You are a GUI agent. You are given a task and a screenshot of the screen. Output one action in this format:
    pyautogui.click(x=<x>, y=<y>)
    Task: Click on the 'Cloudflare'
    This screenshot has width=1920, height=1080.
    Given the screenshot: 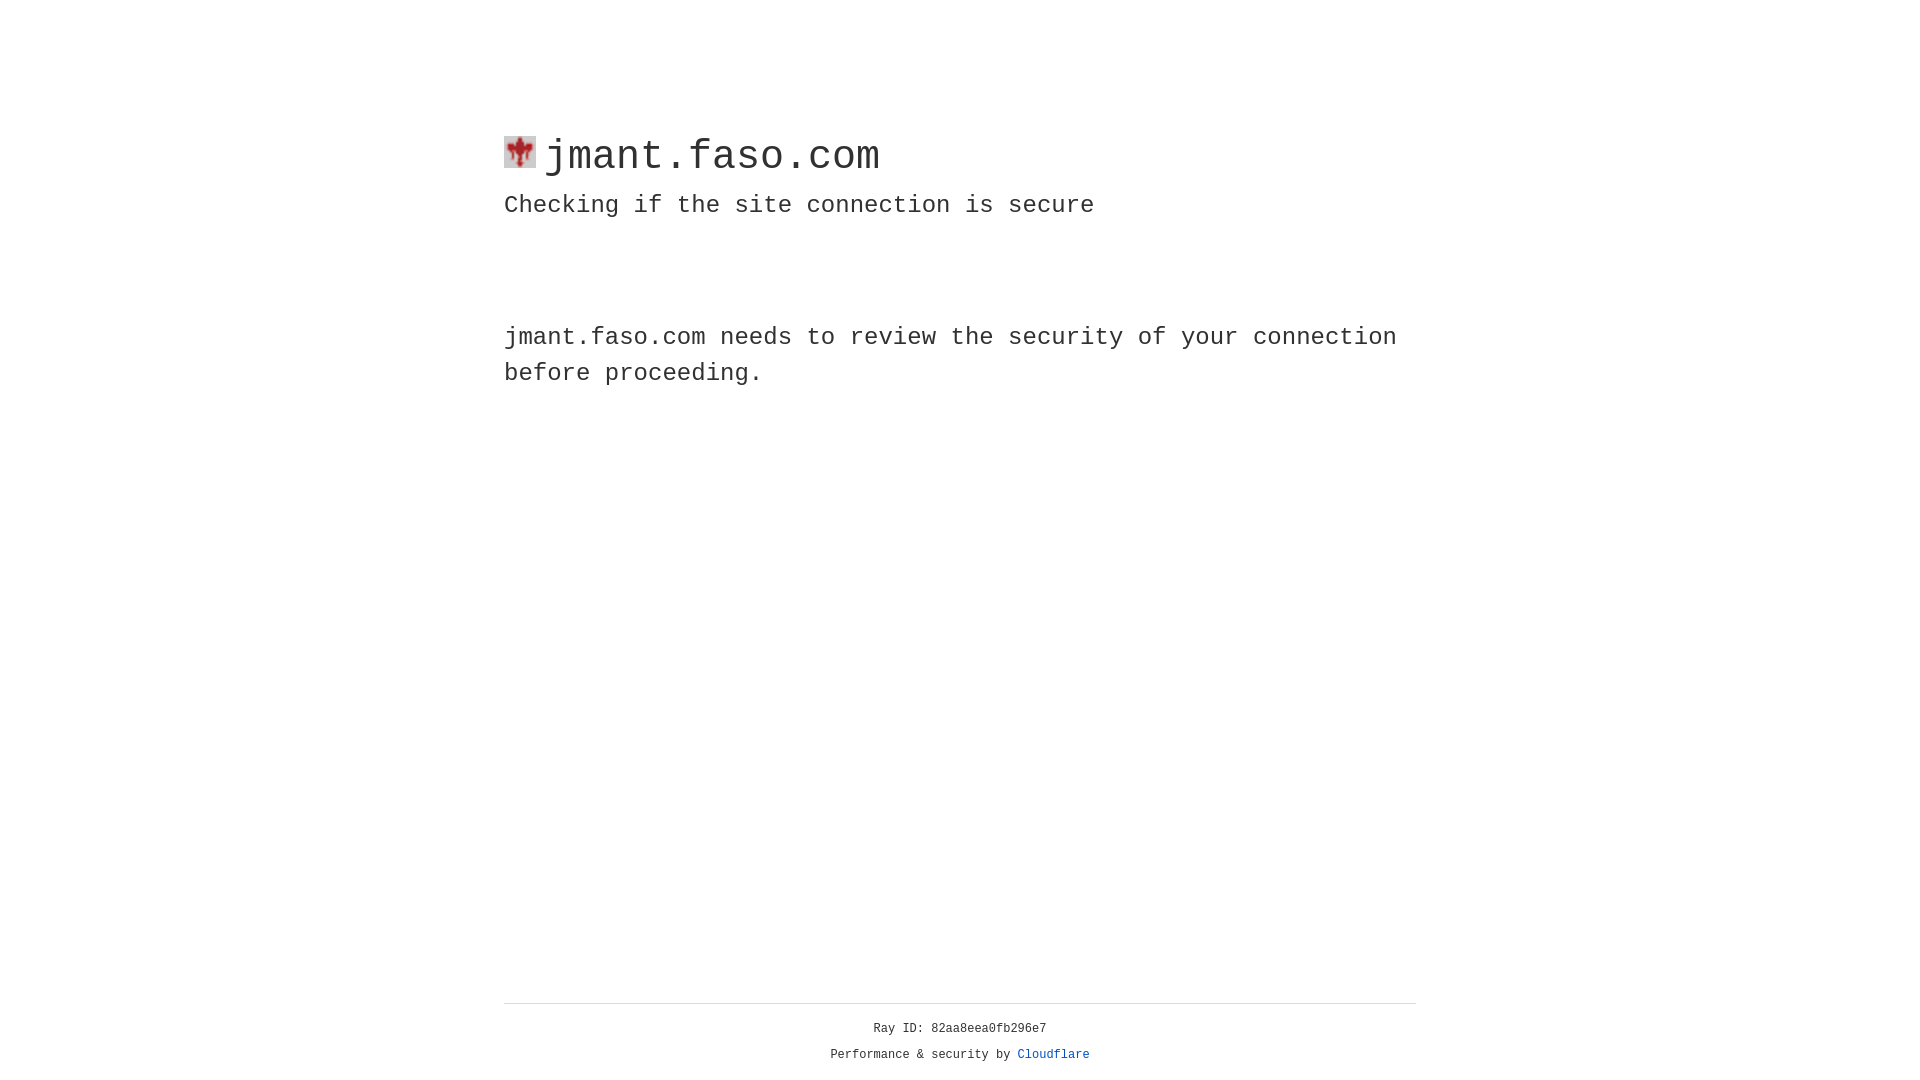 What is the action you would take?
    pyautogui.click(x=1053, y=1054)
    